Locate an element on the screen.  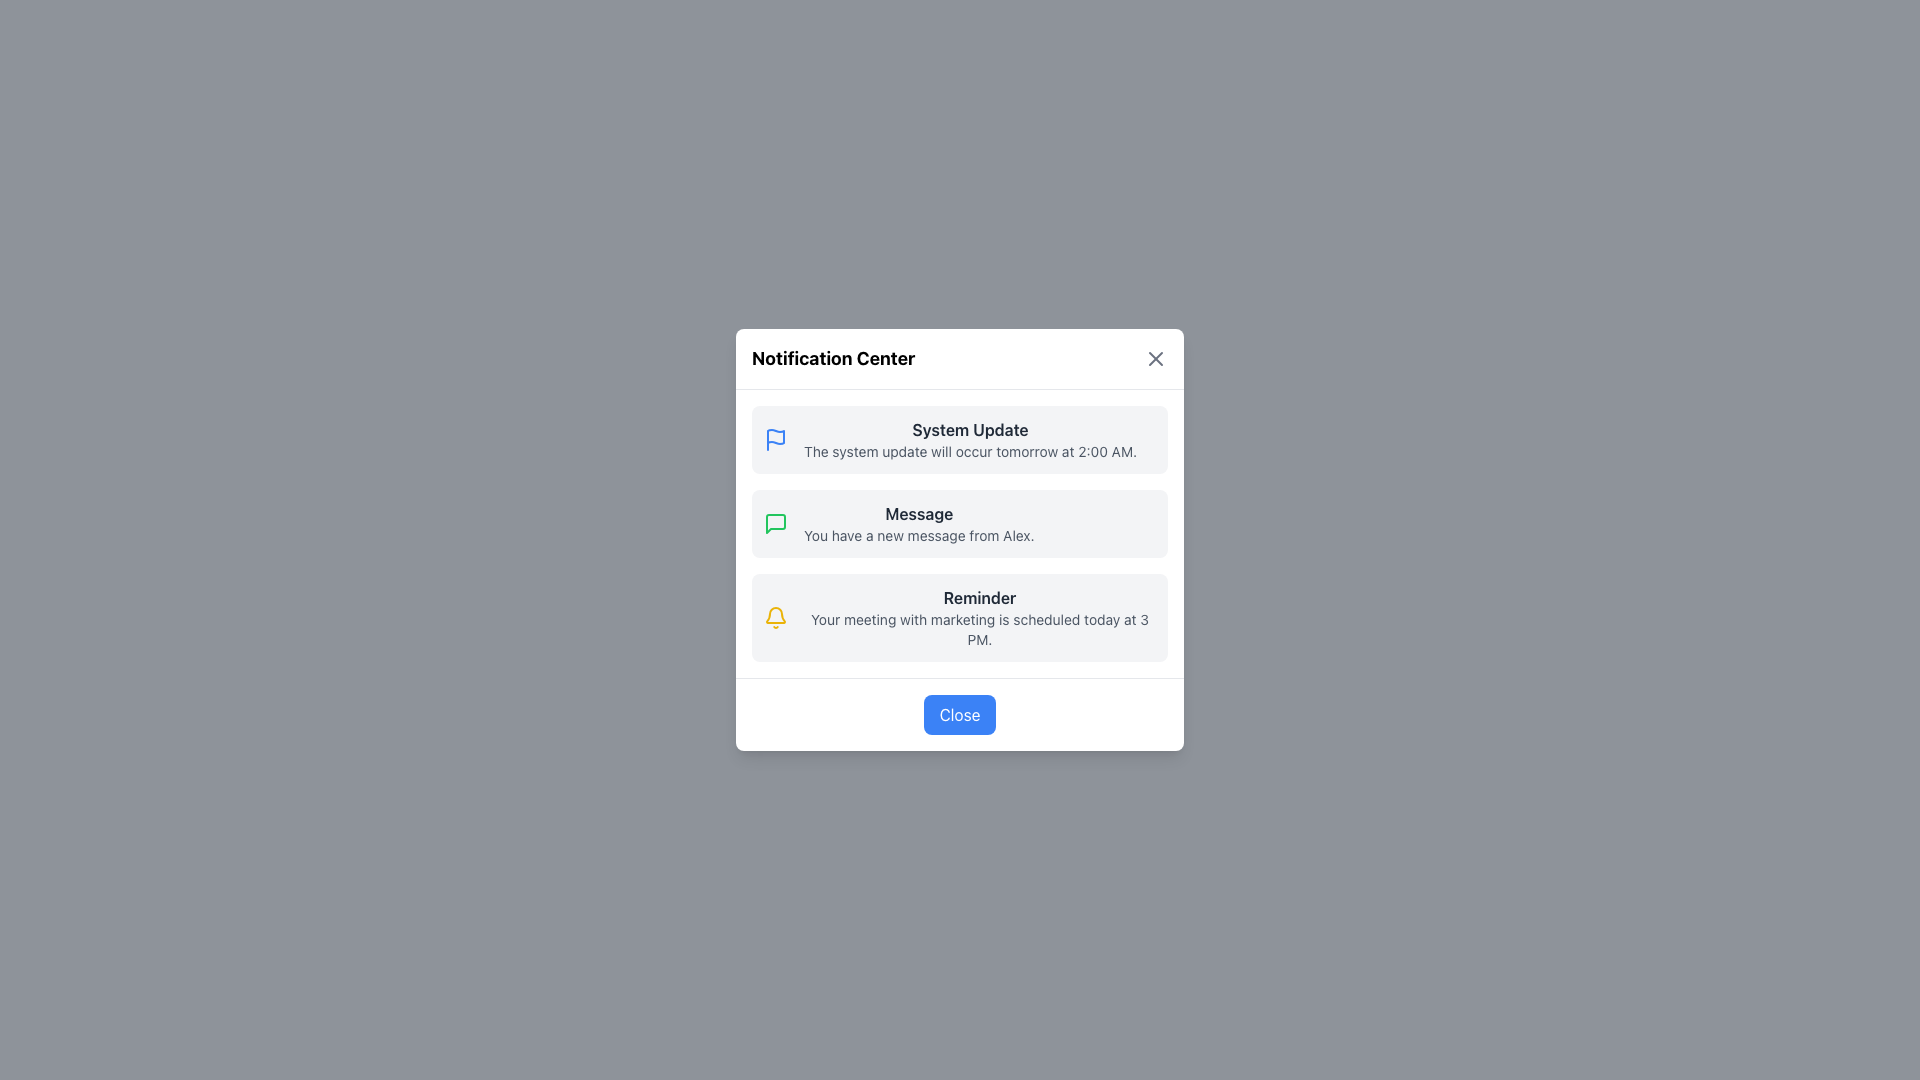
the 'System Update' notification icon, which is positioned to the left of the notification text and serves as a graphical indicator of importance or status is located at coordinates (775, 438).